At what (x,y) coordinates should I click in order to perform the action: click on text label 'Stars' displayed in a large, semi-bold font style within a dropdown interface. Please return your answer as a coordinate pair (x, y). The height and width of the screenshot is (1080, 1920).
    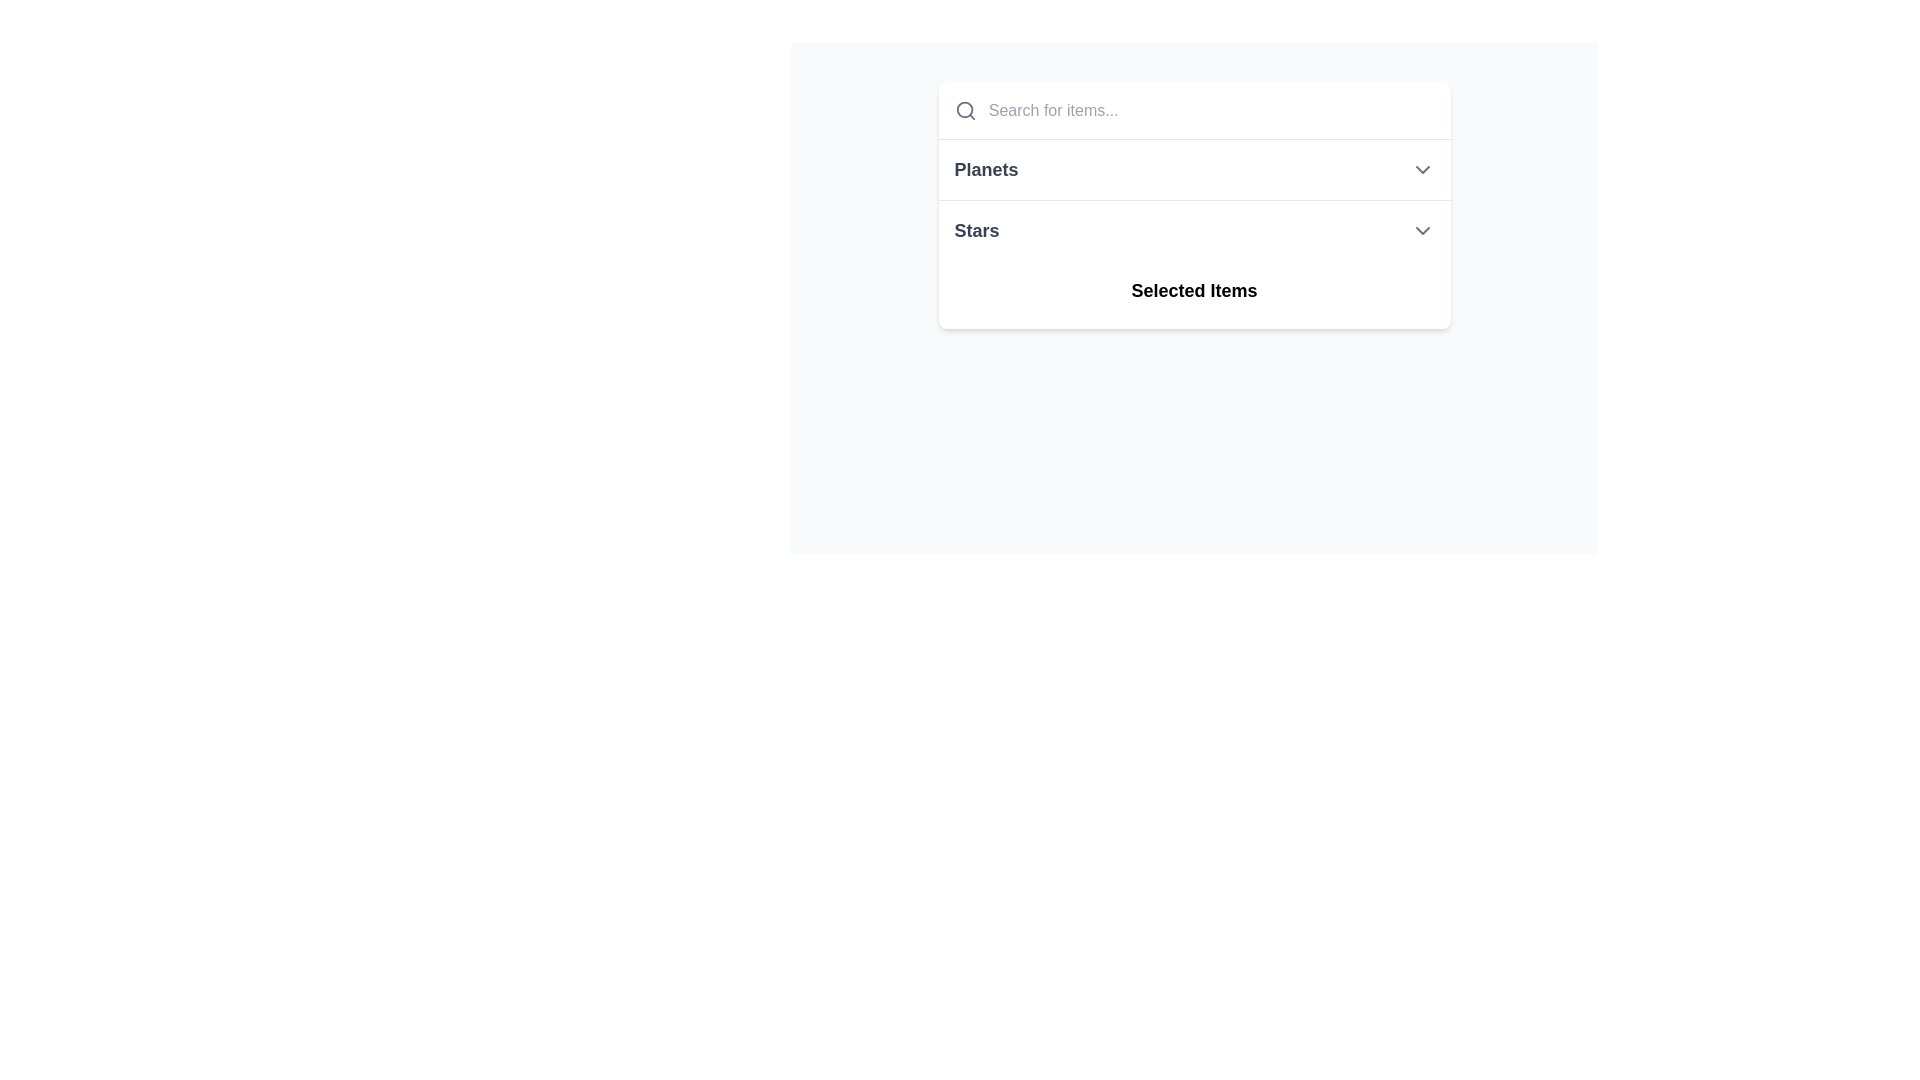
    Looking at the image, I should click on (977, 230).